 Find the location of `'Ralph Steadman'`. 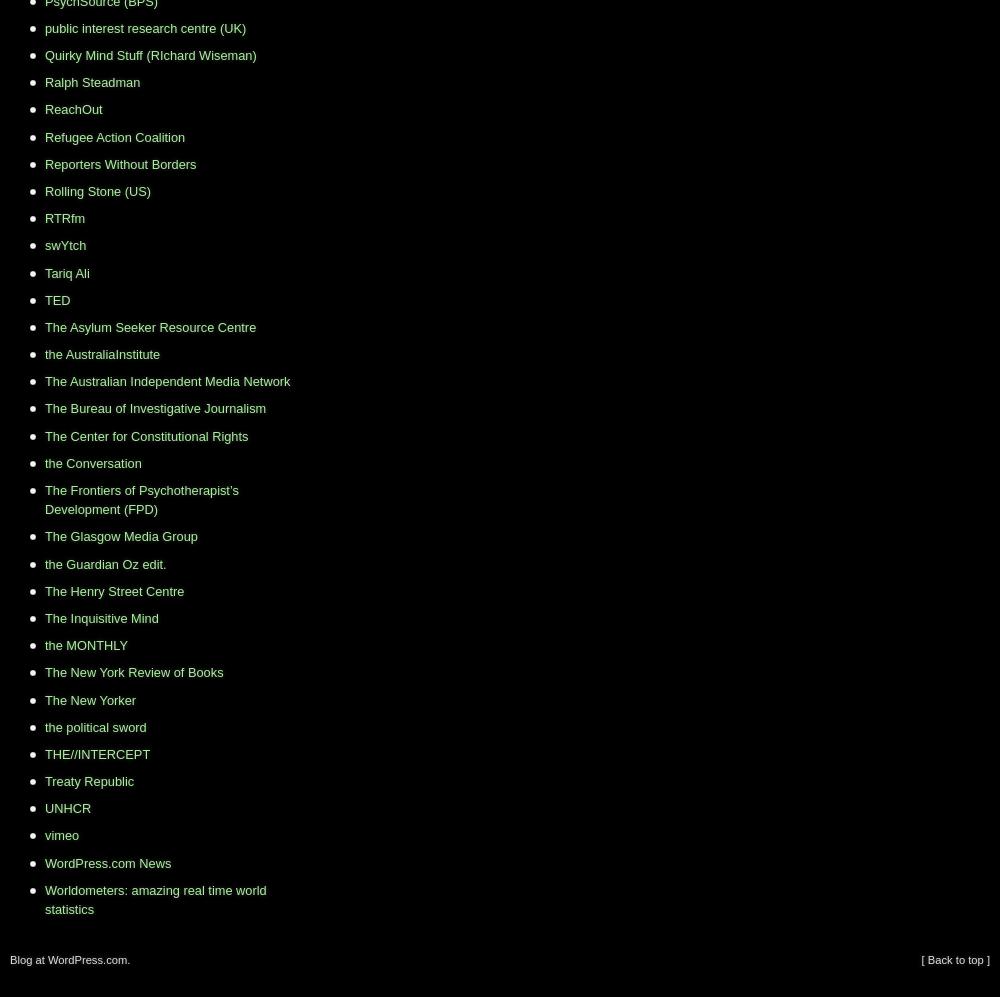

'Ralph Steadman' is located at coordinates (45, 81).